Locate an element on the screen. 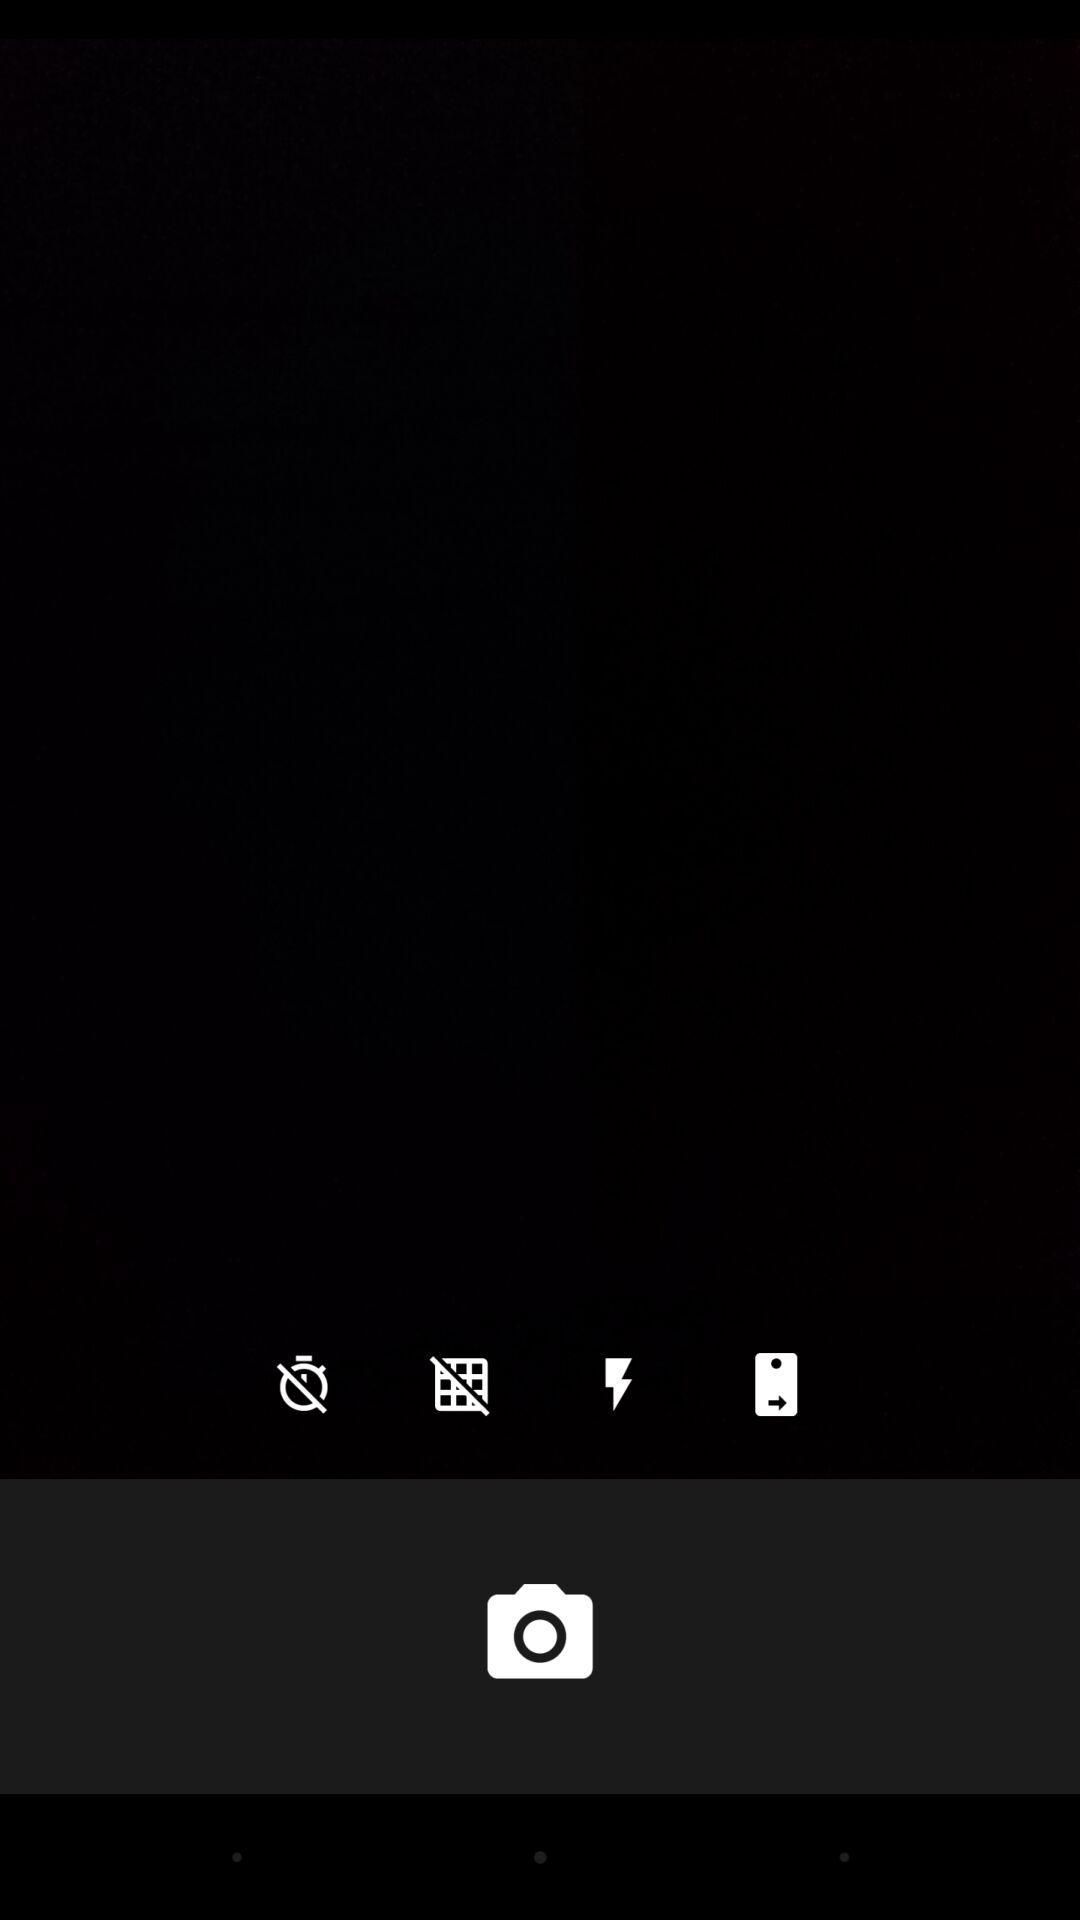 This screenshot has height=1920, width=1080. item at the bottom right corner is located at coordinates (775, 1383).